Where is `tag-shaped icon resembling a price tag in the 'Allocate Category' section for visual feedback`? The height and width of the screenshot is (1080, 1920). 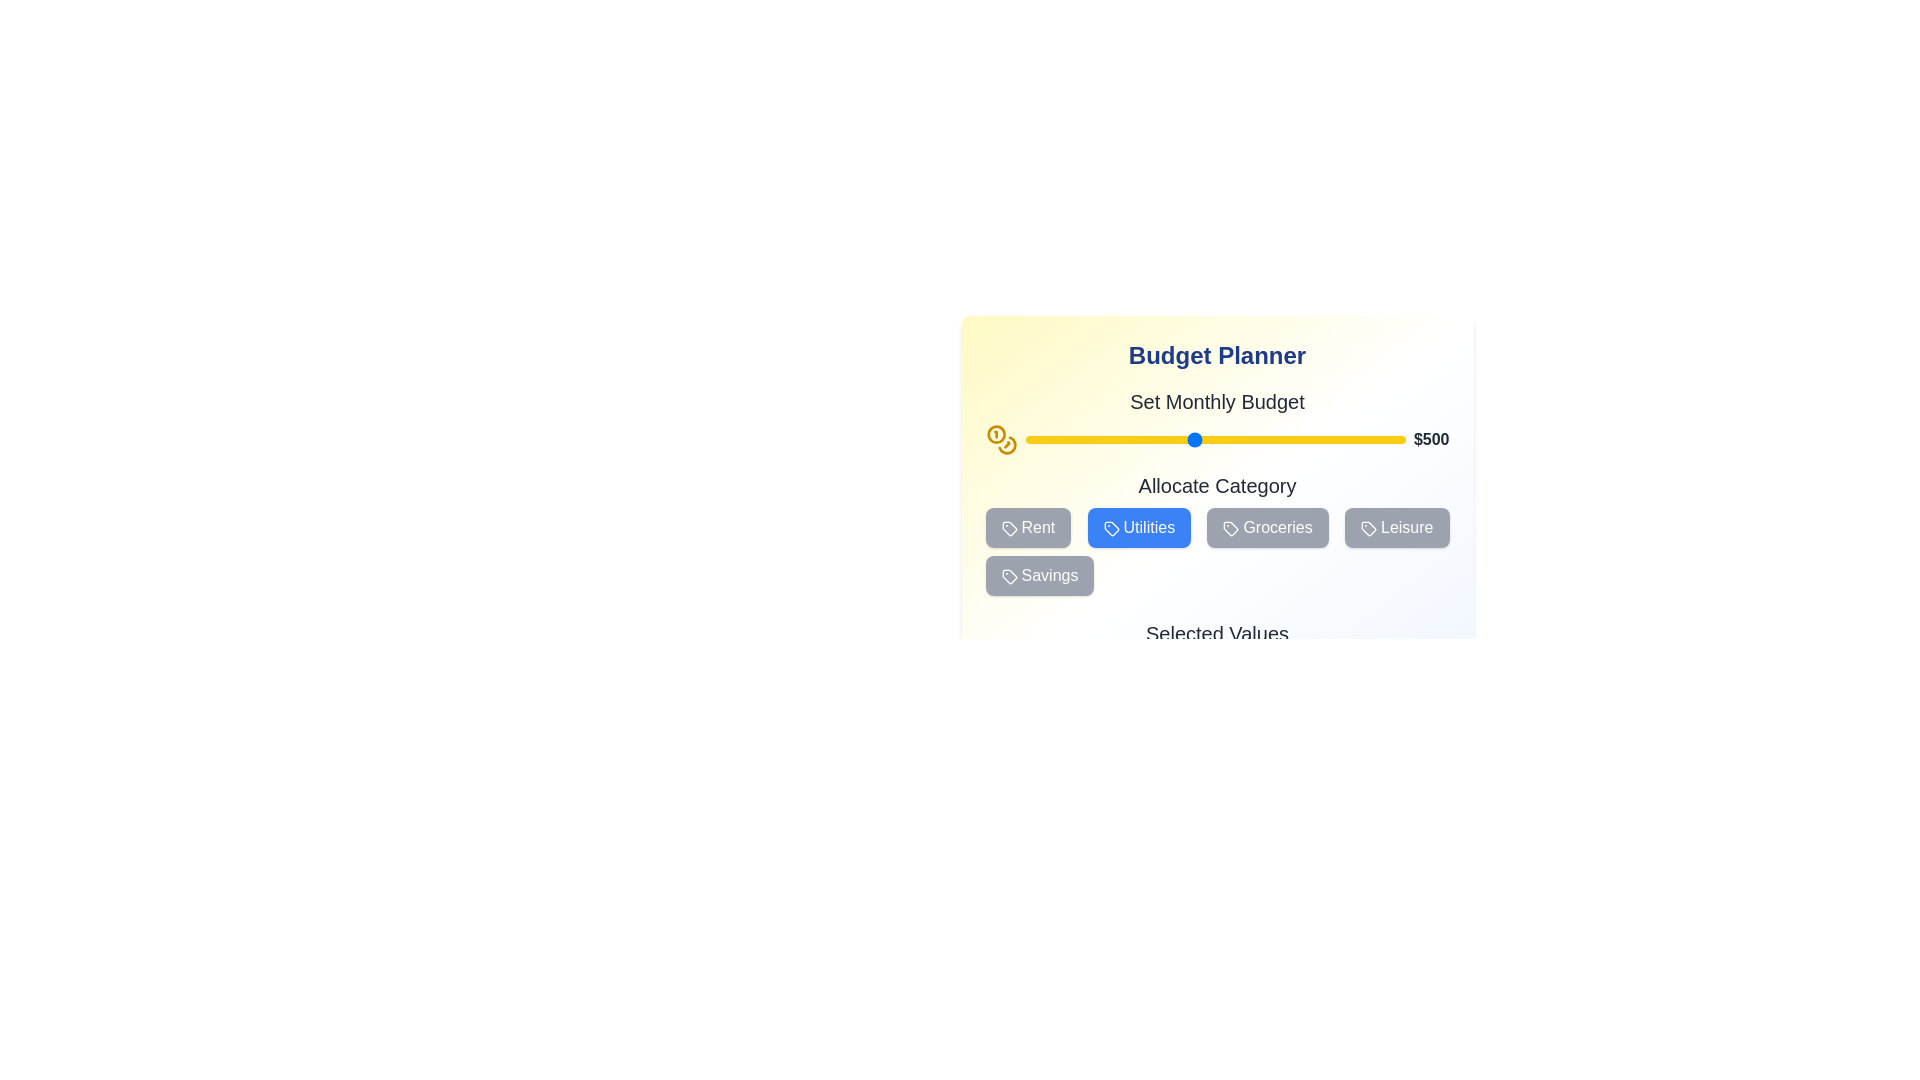
tag-shaped icon resembling a price tag in the 'Allocate Category' section for visual feedback is located at coordinates (1009, 576).